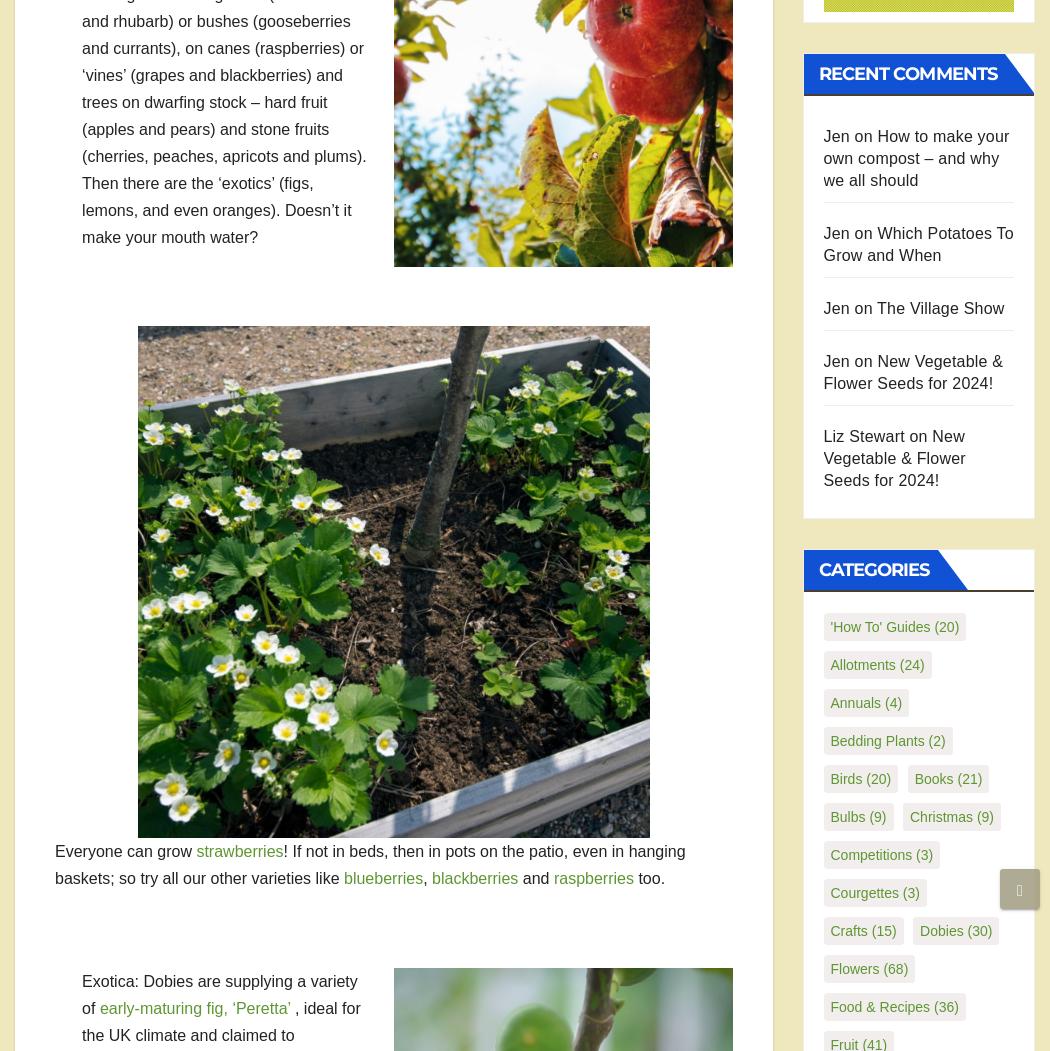 The image size is (1050, 1051). I want to click on '! If not in beds, then in pots on the patio, even in hanging baskets; so try all our other varieties like', so click(369, 863).